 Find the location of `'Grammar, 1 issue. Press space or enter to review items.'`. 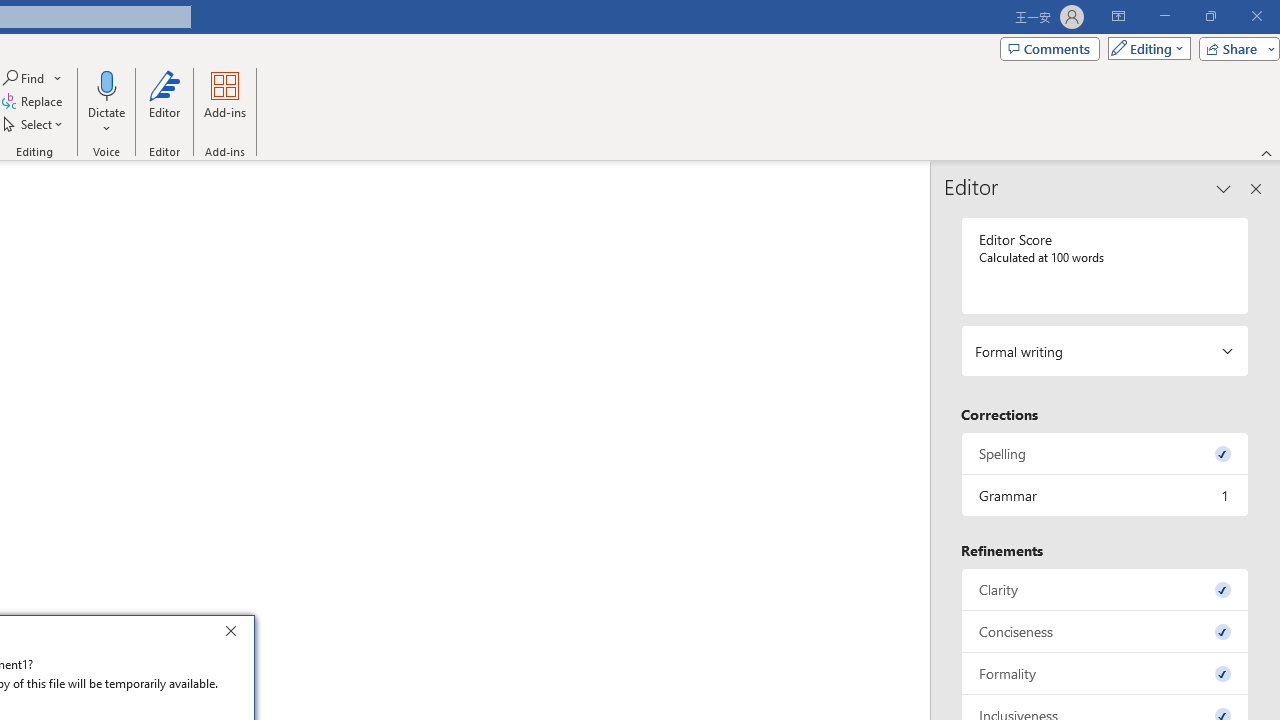

'Grammar, 1 issue. Press space or enter to review items.' is located at coordinates (1104, 495).